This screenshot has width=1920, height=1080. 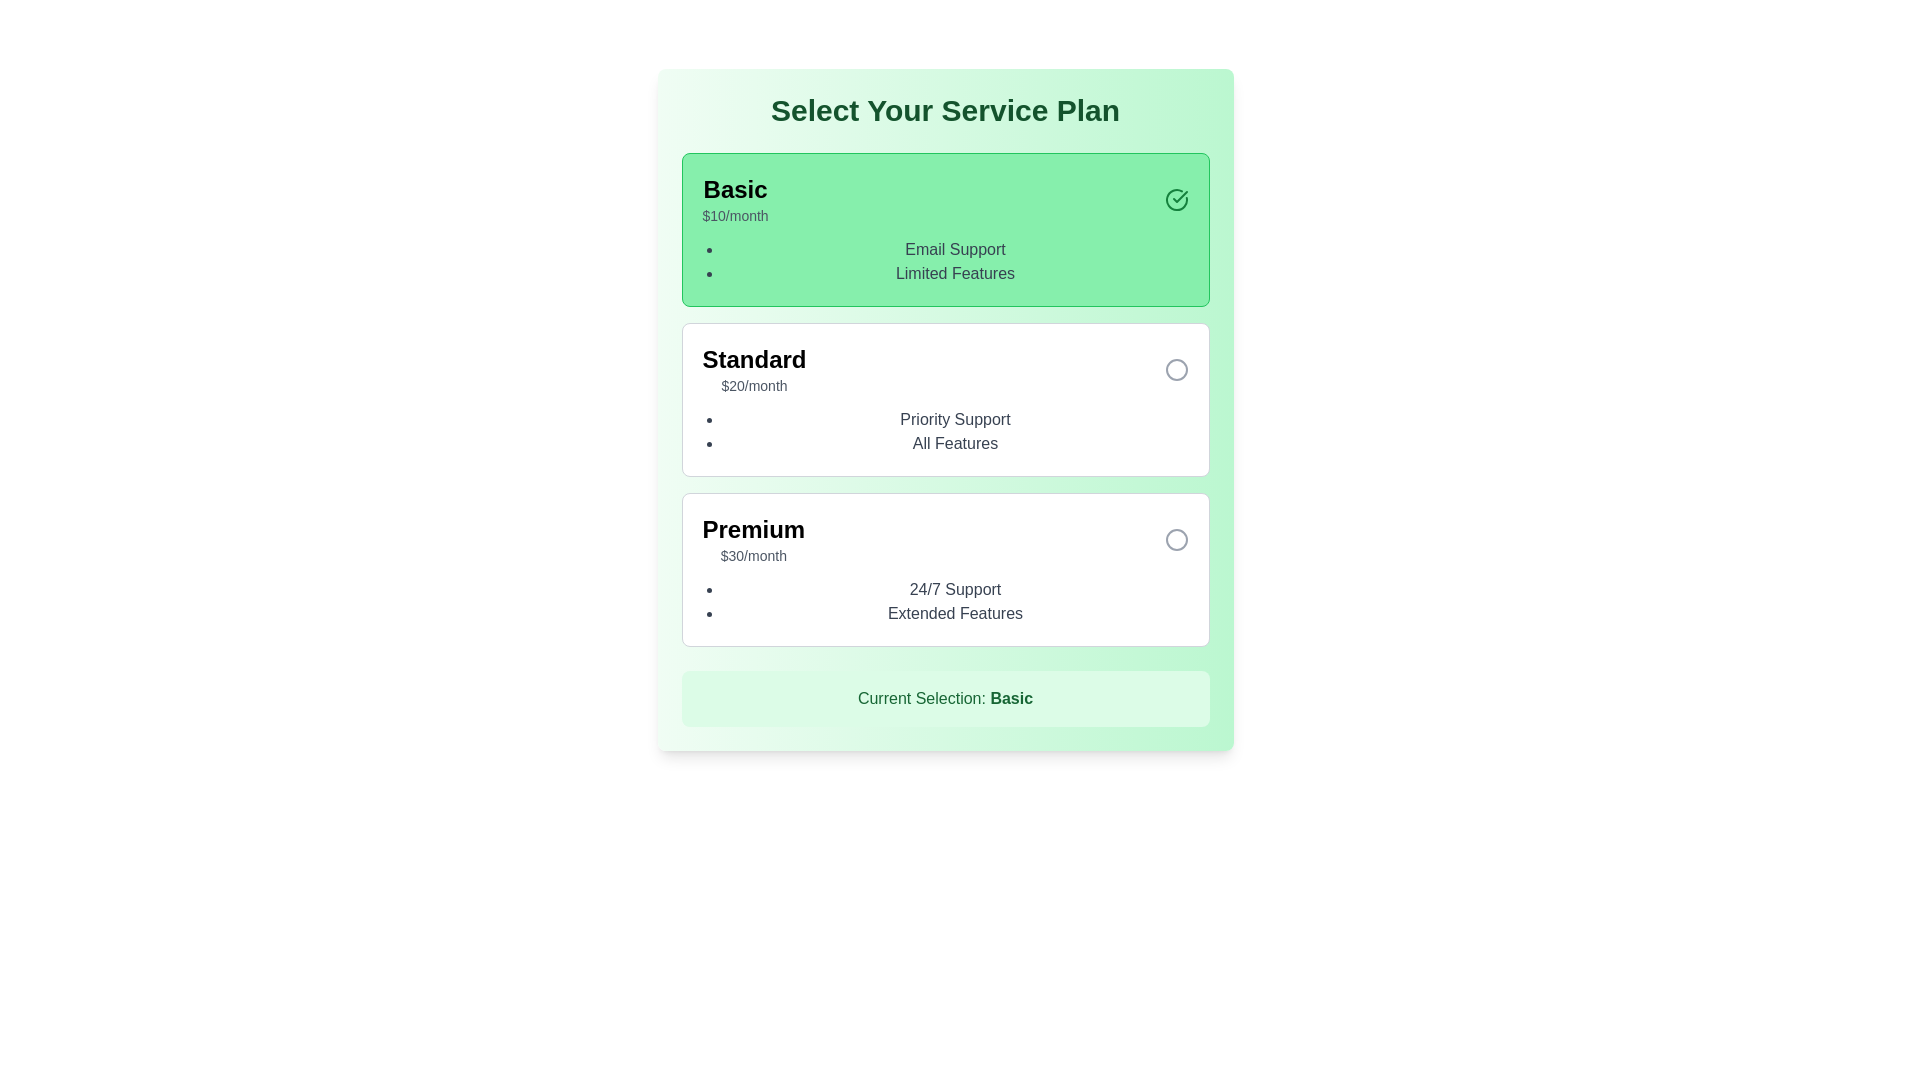 What do you see at coordinates (734, 189) in the screenshot?
I see `text of the static label identifying the pricing plan as 'Basic' with the price '$10/month', located at the top-left of the green card` at bounding box center [734, 189].